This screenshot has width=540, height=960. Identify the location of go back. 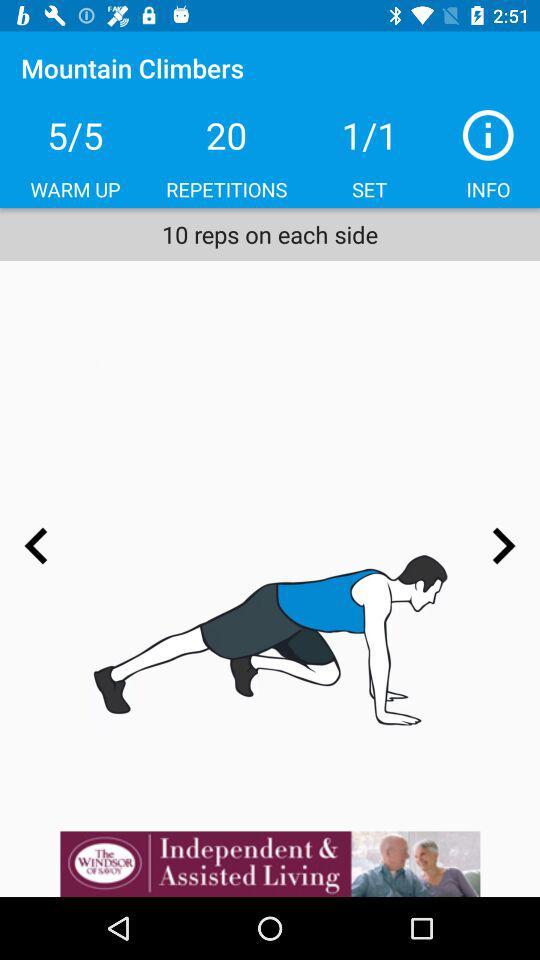
(36, 546).